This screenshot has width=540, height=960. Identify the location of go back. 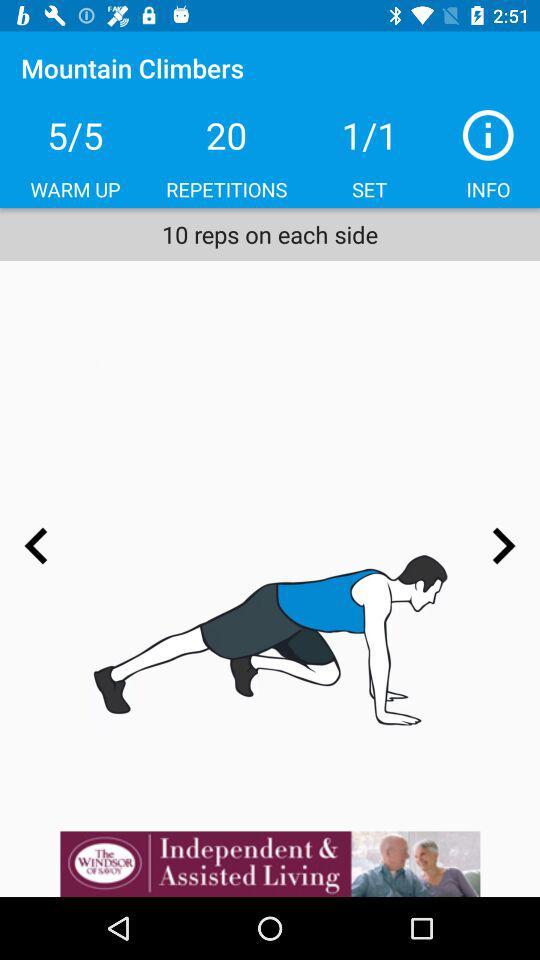
(36, 546).